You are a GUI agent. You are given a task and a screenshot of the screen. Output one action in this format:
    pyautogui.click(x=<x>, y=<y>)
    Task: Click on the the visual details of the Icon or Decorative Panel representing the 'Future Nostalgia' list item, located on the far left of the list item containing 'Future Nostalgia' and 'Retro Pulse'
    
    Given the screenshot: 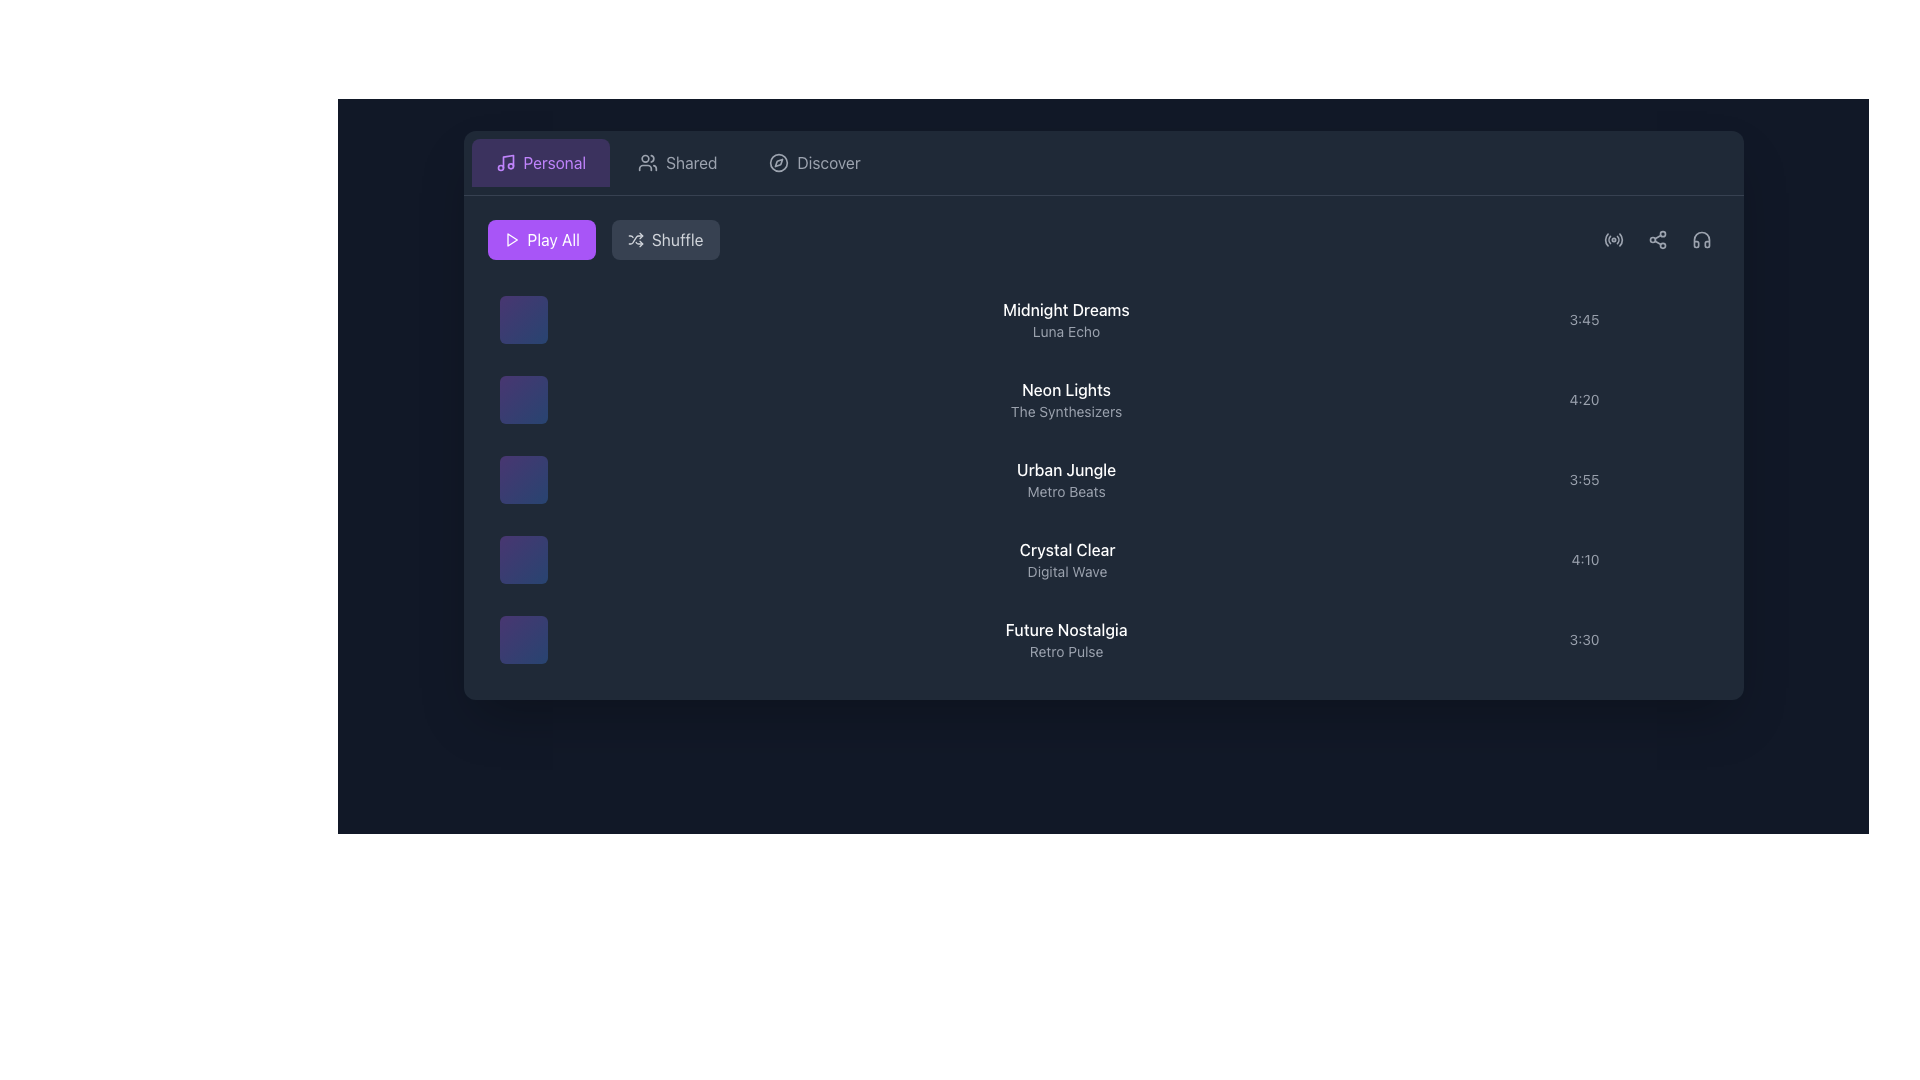 What is the action you would take?
    pyautogui.click(x=523, y=640)
    